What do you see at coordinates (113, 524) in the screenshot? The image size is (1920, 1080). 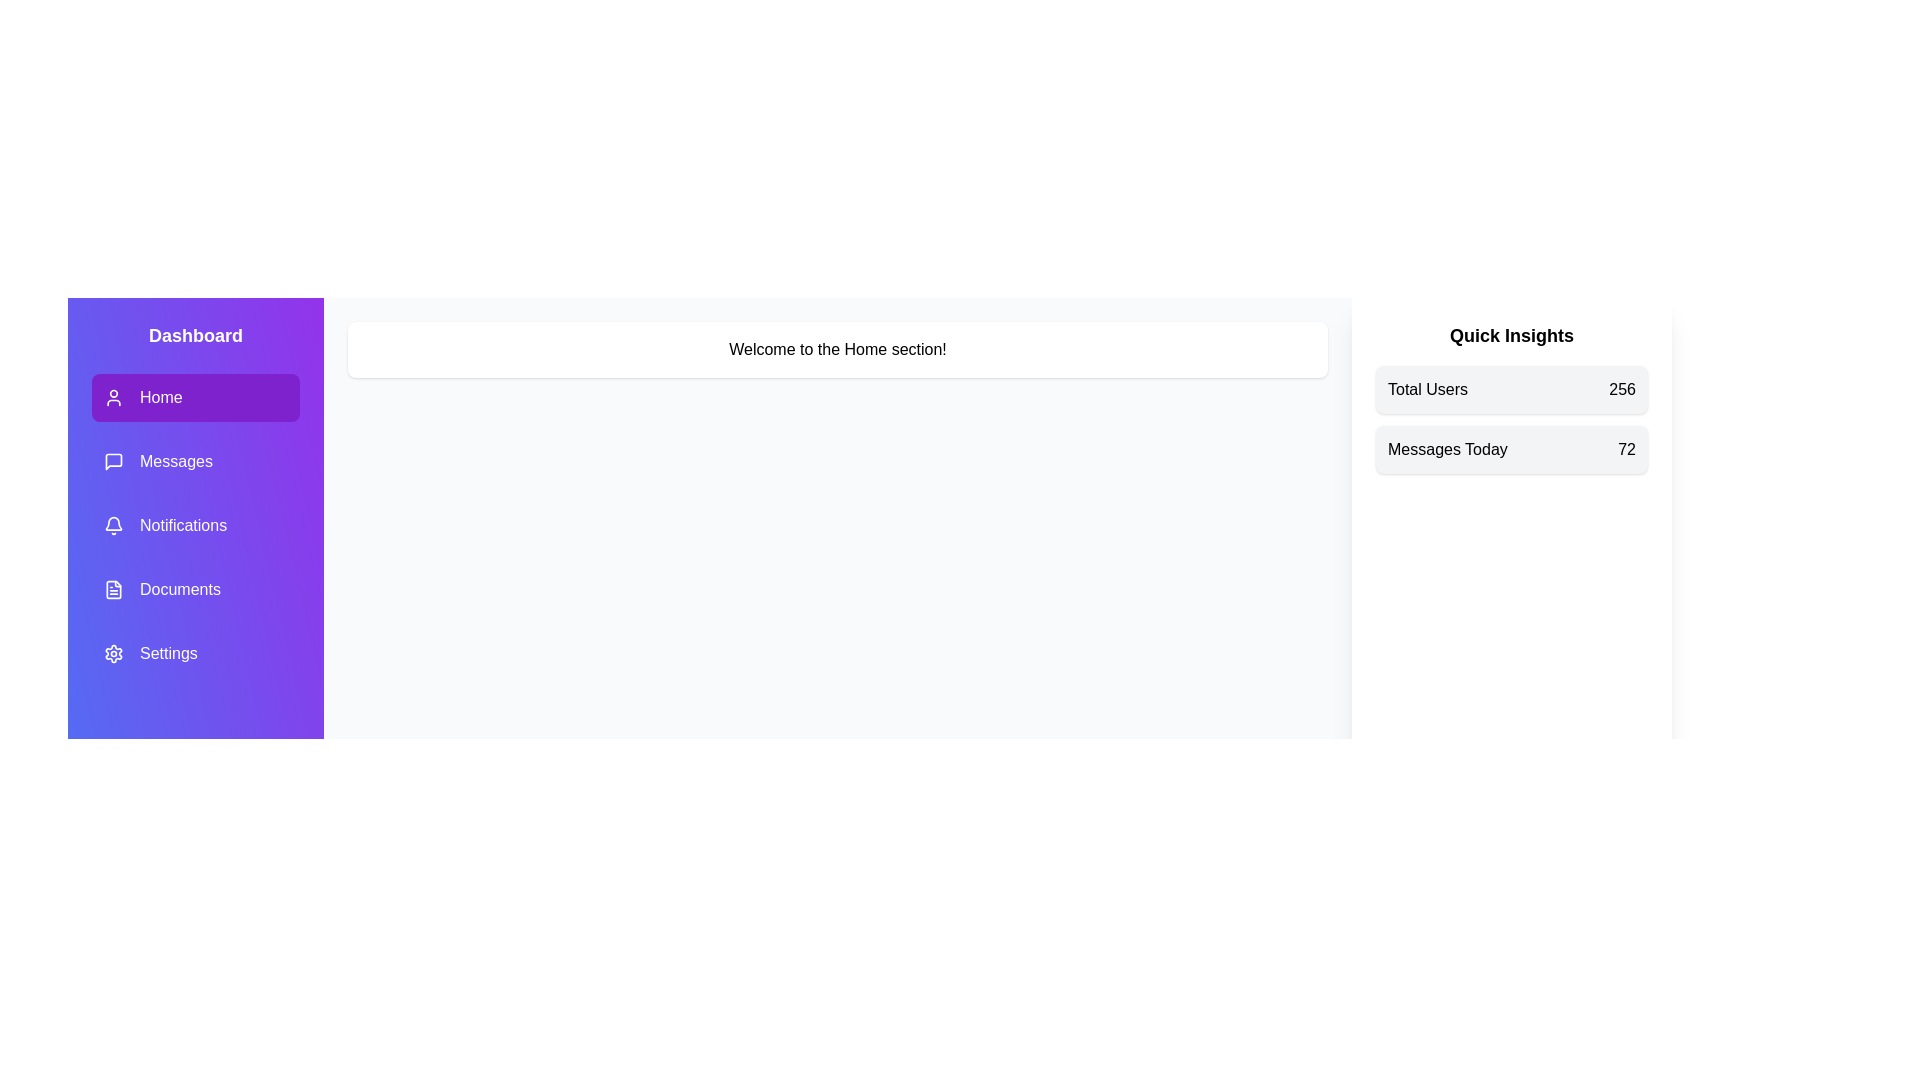 I see `the bell icon in the 'Notifications' section of the vertical side navigation bar, which is styled with a gradient background and contains other items like 'Home', 'Messages', 'Documents', and 'Settings'` at bounding box center [113, 524].